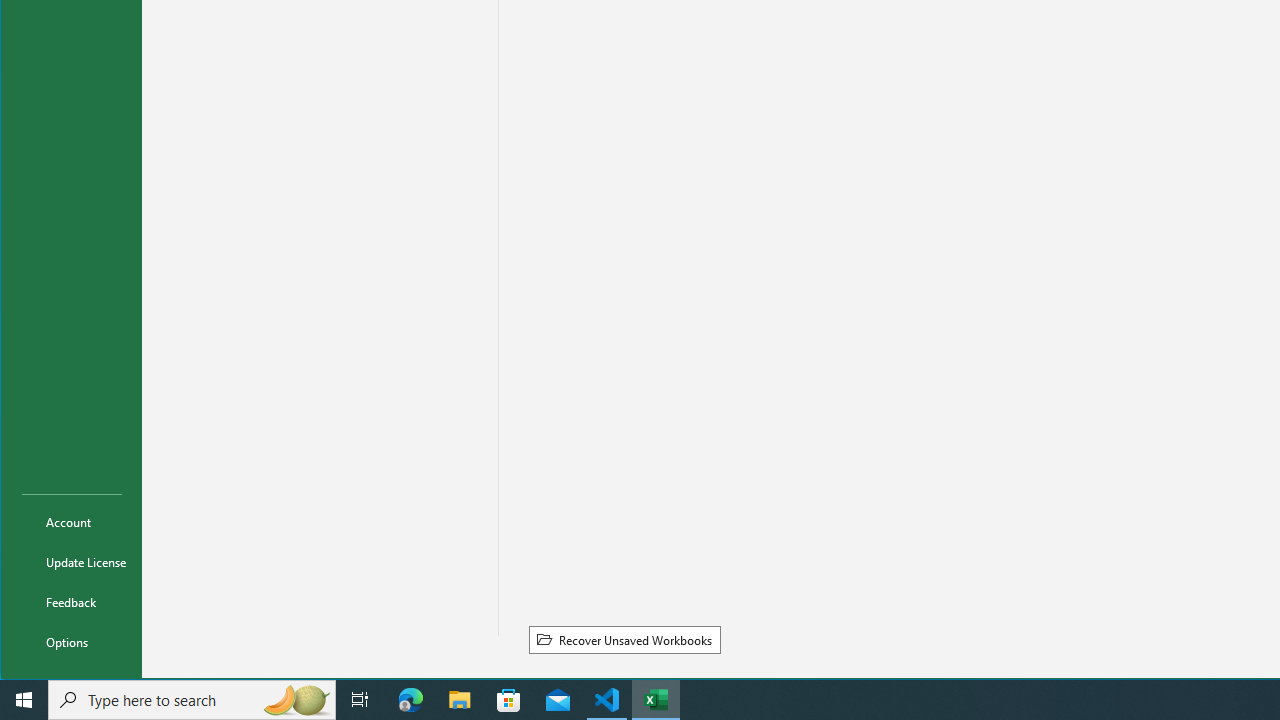  What do you see at coordinates (294, 698) in the screenshot?
I see `'Search highlights icon opens search home window'` at bounding box center [294, 698].